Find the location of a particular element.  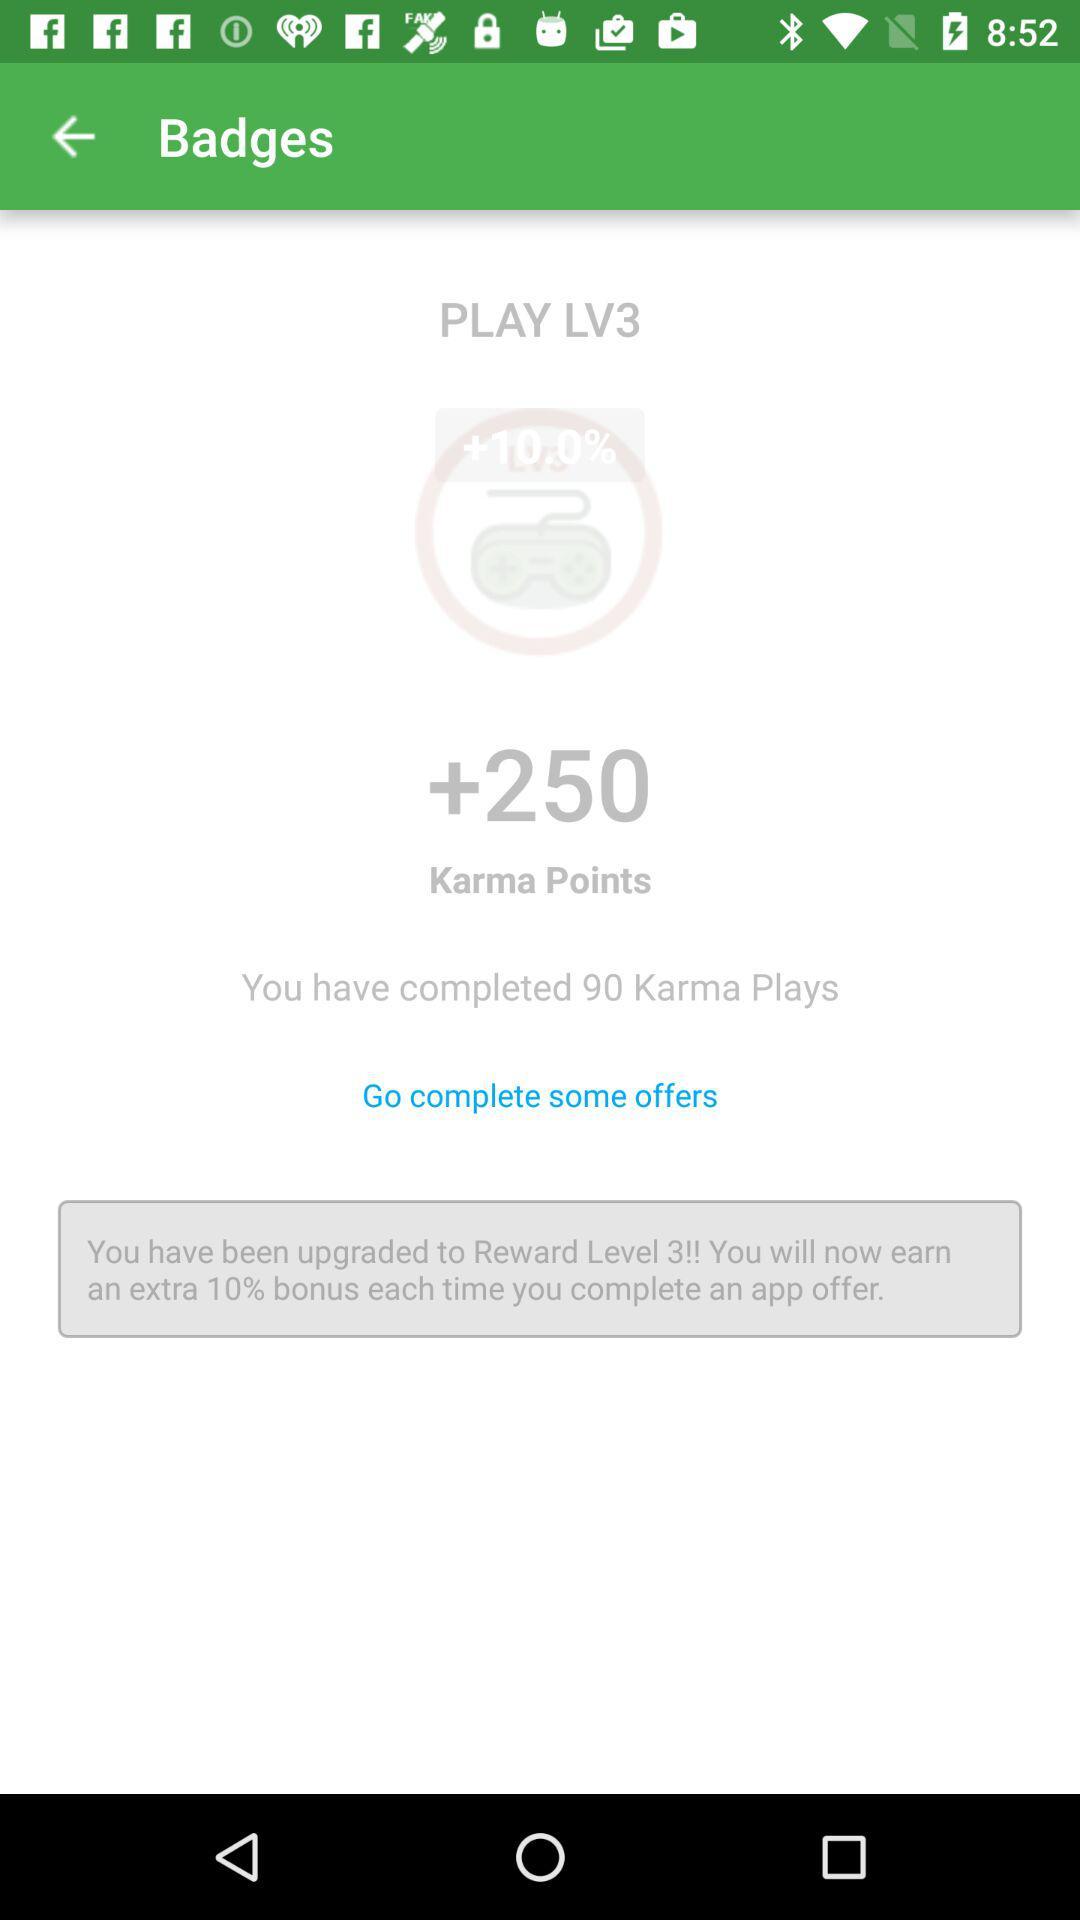

app to the left of the badges item is located at coordinates (72, 135).